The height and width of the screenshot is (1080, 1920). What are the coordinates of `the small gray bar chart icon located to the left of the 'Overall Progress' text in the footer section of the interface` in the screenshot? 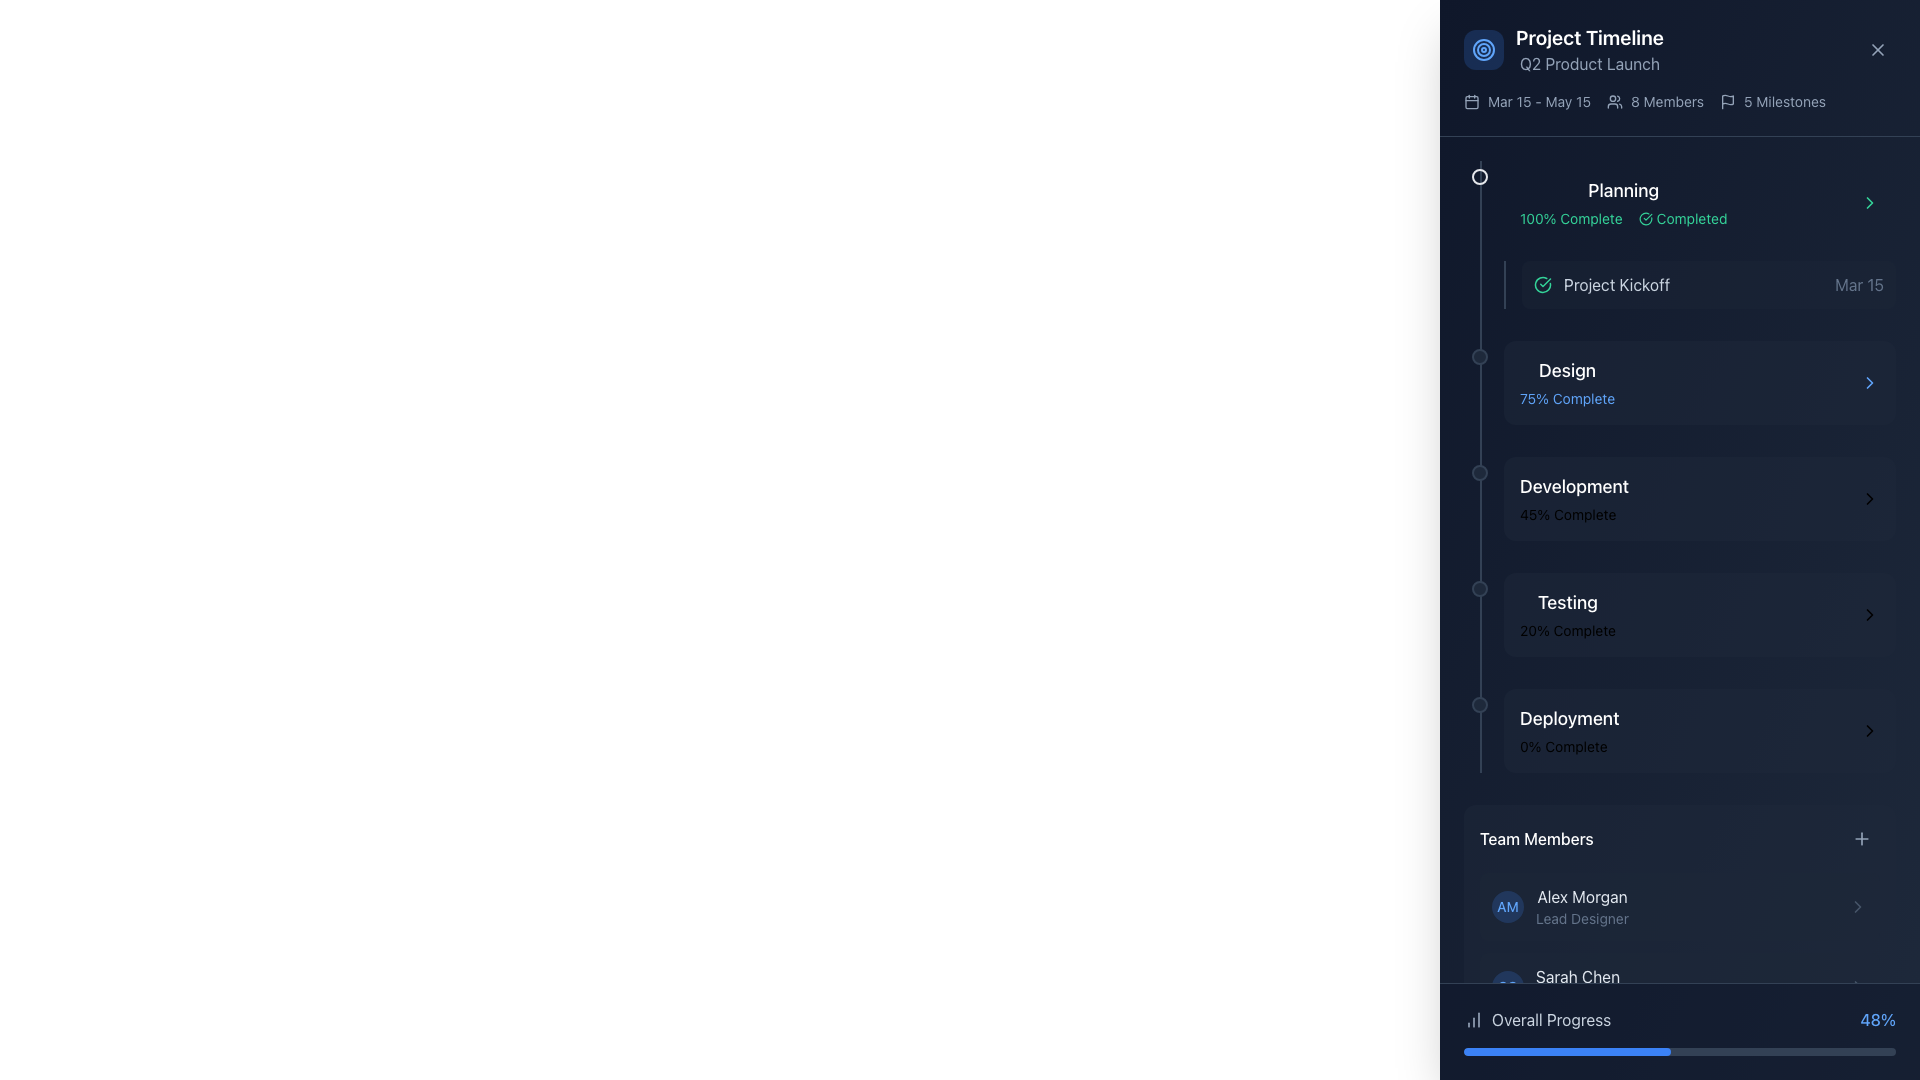 It's located at (1473, 1019).